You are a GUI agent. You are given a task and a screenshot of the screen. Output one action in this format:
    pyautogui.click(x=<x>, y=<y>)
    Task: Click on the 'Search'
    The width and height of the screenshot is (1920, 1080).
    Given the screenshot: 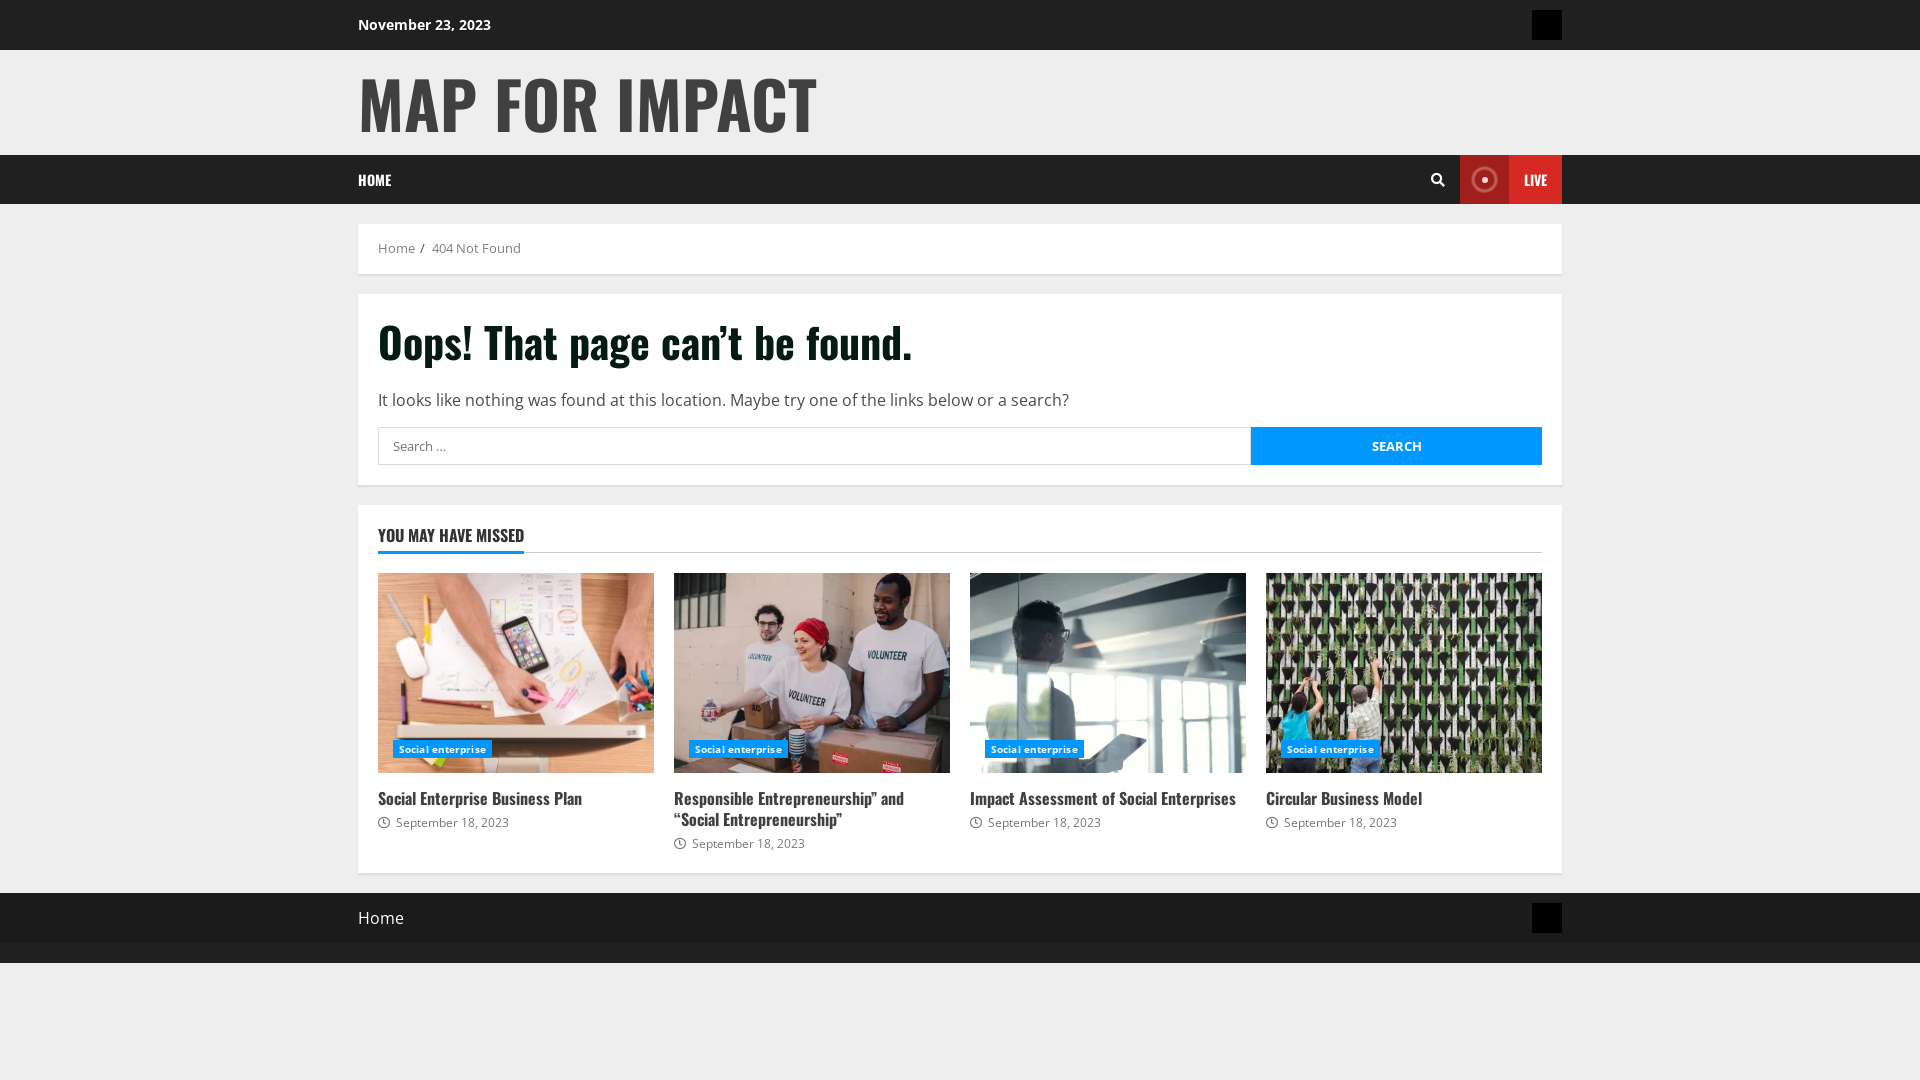 What is the action you would take?
    pyautogui.click(x=1395, y=445)
    